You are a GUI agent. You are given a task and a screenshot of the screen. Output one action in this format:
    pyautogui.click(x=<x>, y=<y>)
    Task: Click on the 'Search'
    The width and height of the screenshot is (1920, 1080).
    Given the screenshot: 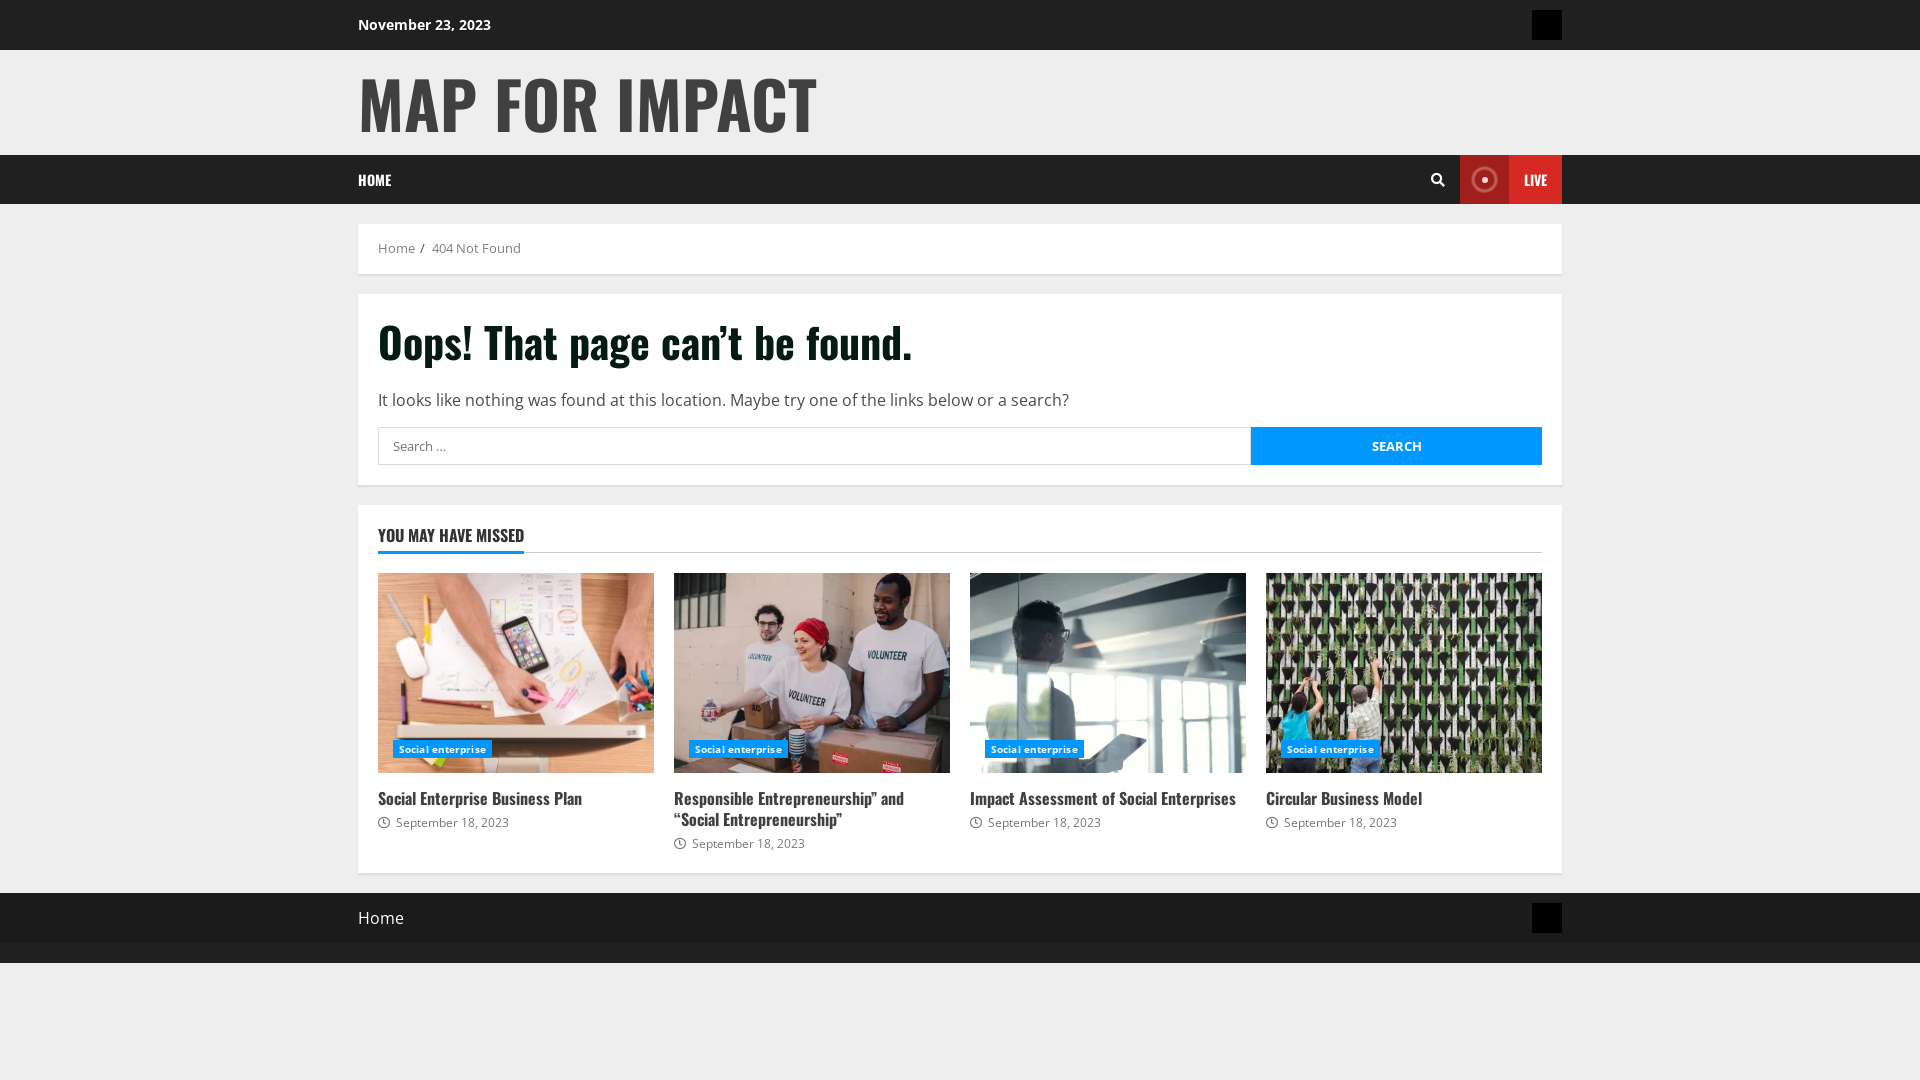 What is the action you would take?
    pyautogui.click(x=1395, y=445)
    